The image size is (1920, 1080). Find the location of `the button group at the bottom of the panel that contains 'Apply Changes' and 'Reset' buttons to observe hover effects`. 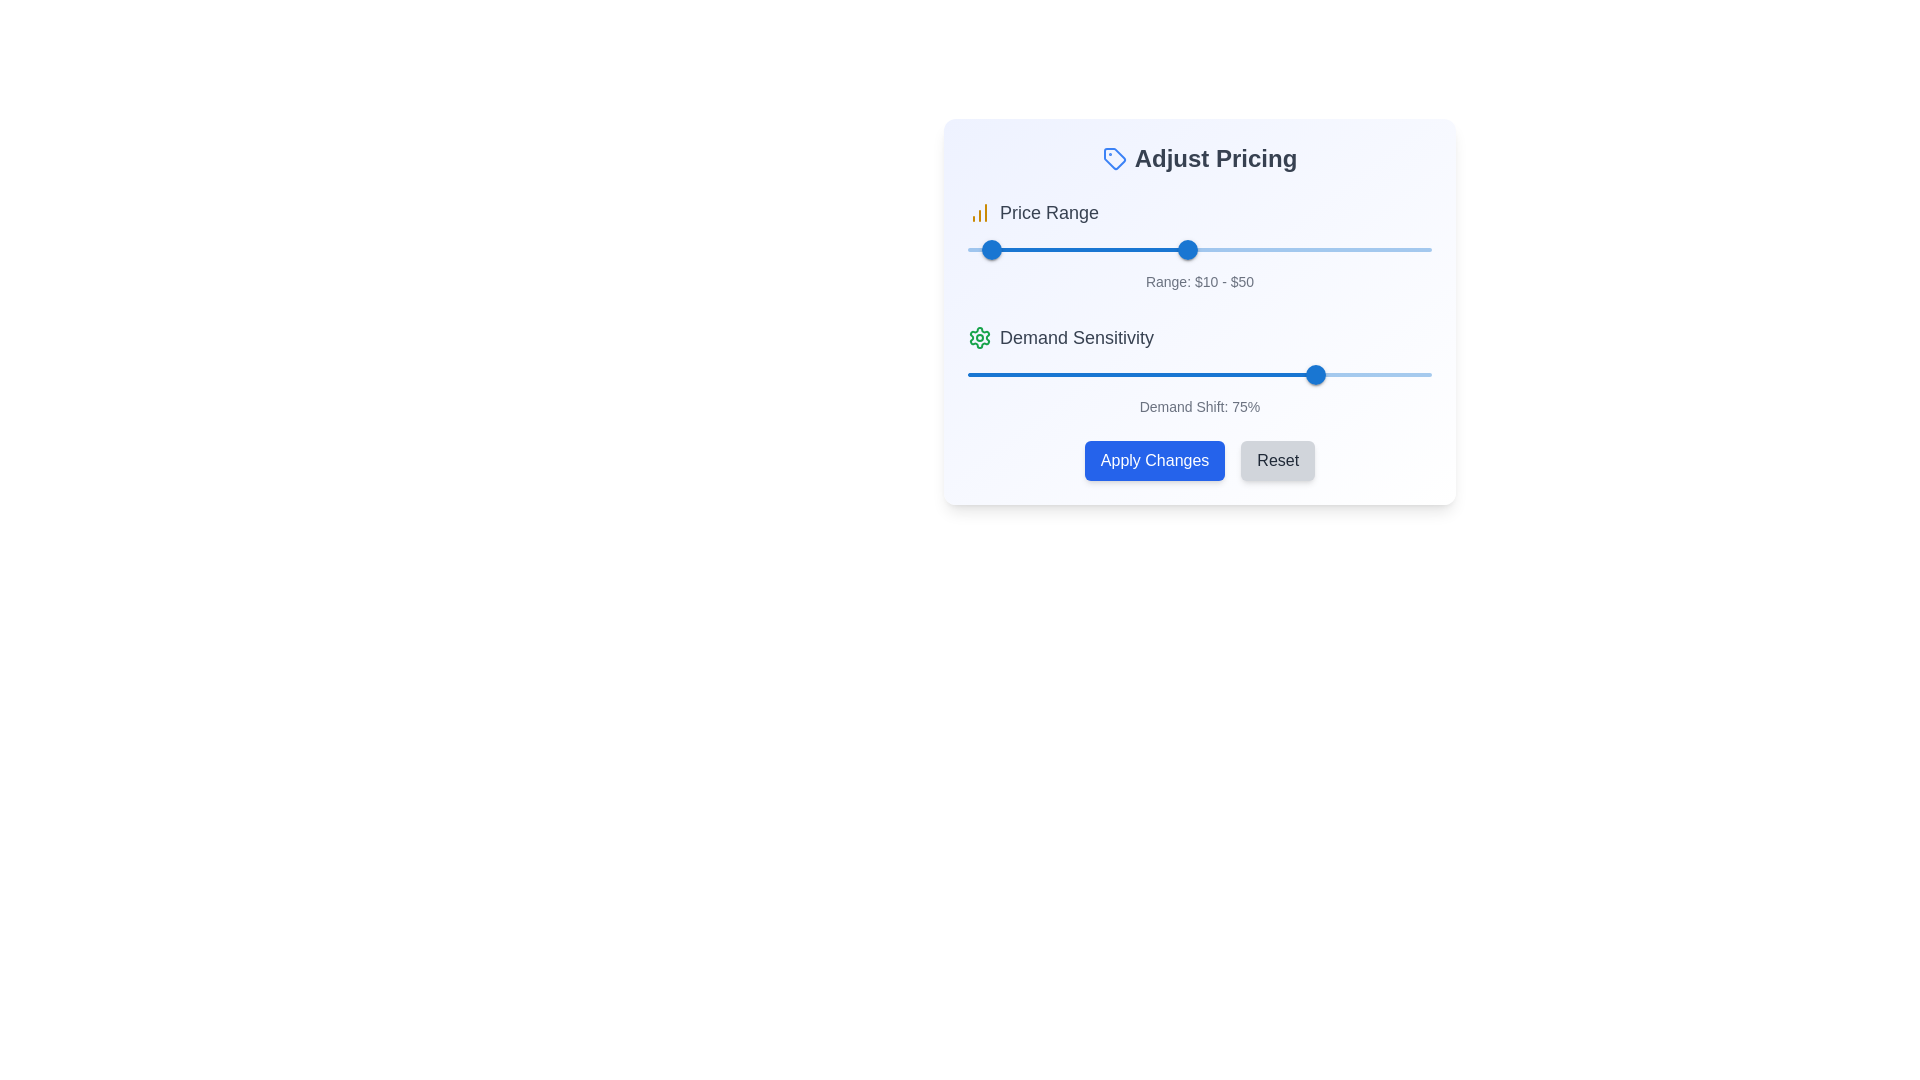

the button group at the bottom of the panel that contains 'Apply Changes' and 'Reset' buttons to observe hover effects is located at coordinates (1200, 461).